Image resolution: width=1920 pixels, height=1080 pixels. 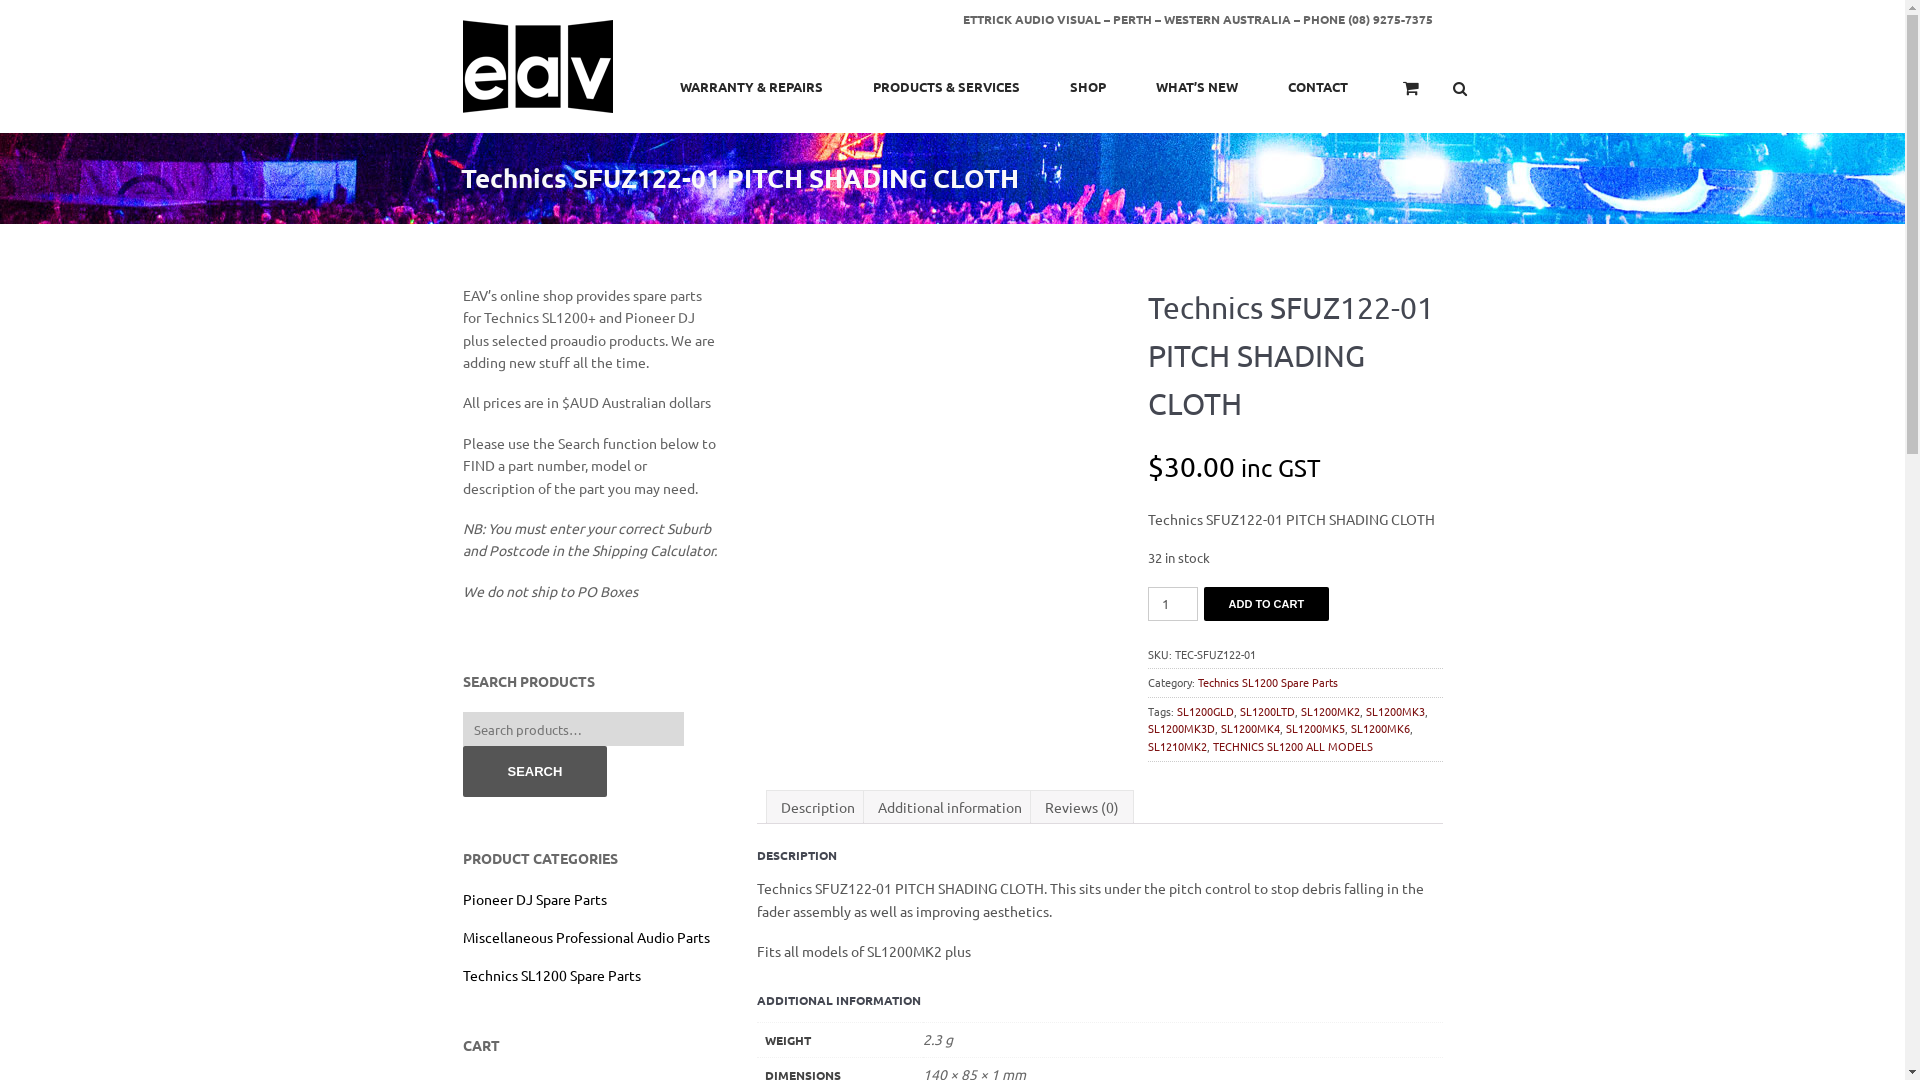 What do you see at coordinates (1394, 709) in the screenshot?
I see `'SL1200MK3'` at bounding box center [1394, 709].